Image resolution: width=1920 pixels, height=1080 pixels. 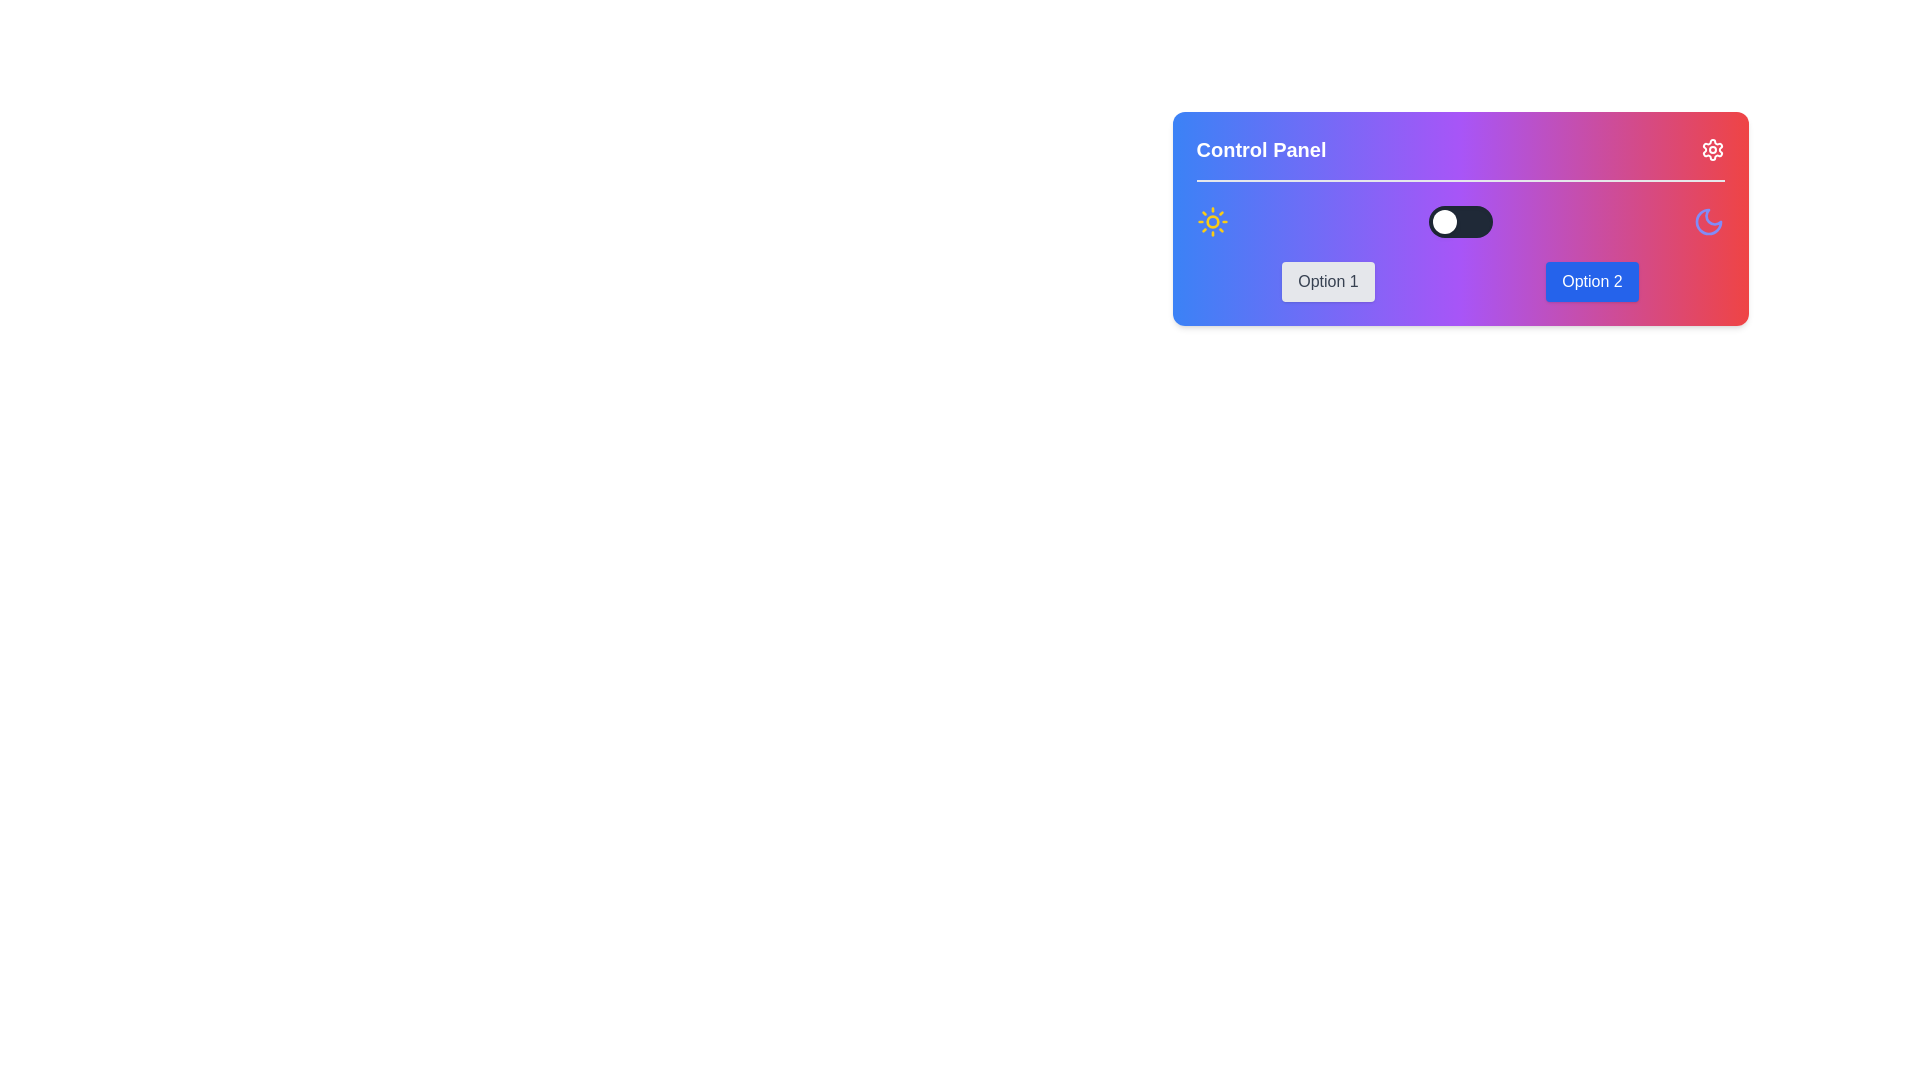 What do you see at coordinates (1460, 222) in the screenshot?
I see `the toggle switch located centrally below the 'Control Panel' title` at bounding box center [1460, 222].